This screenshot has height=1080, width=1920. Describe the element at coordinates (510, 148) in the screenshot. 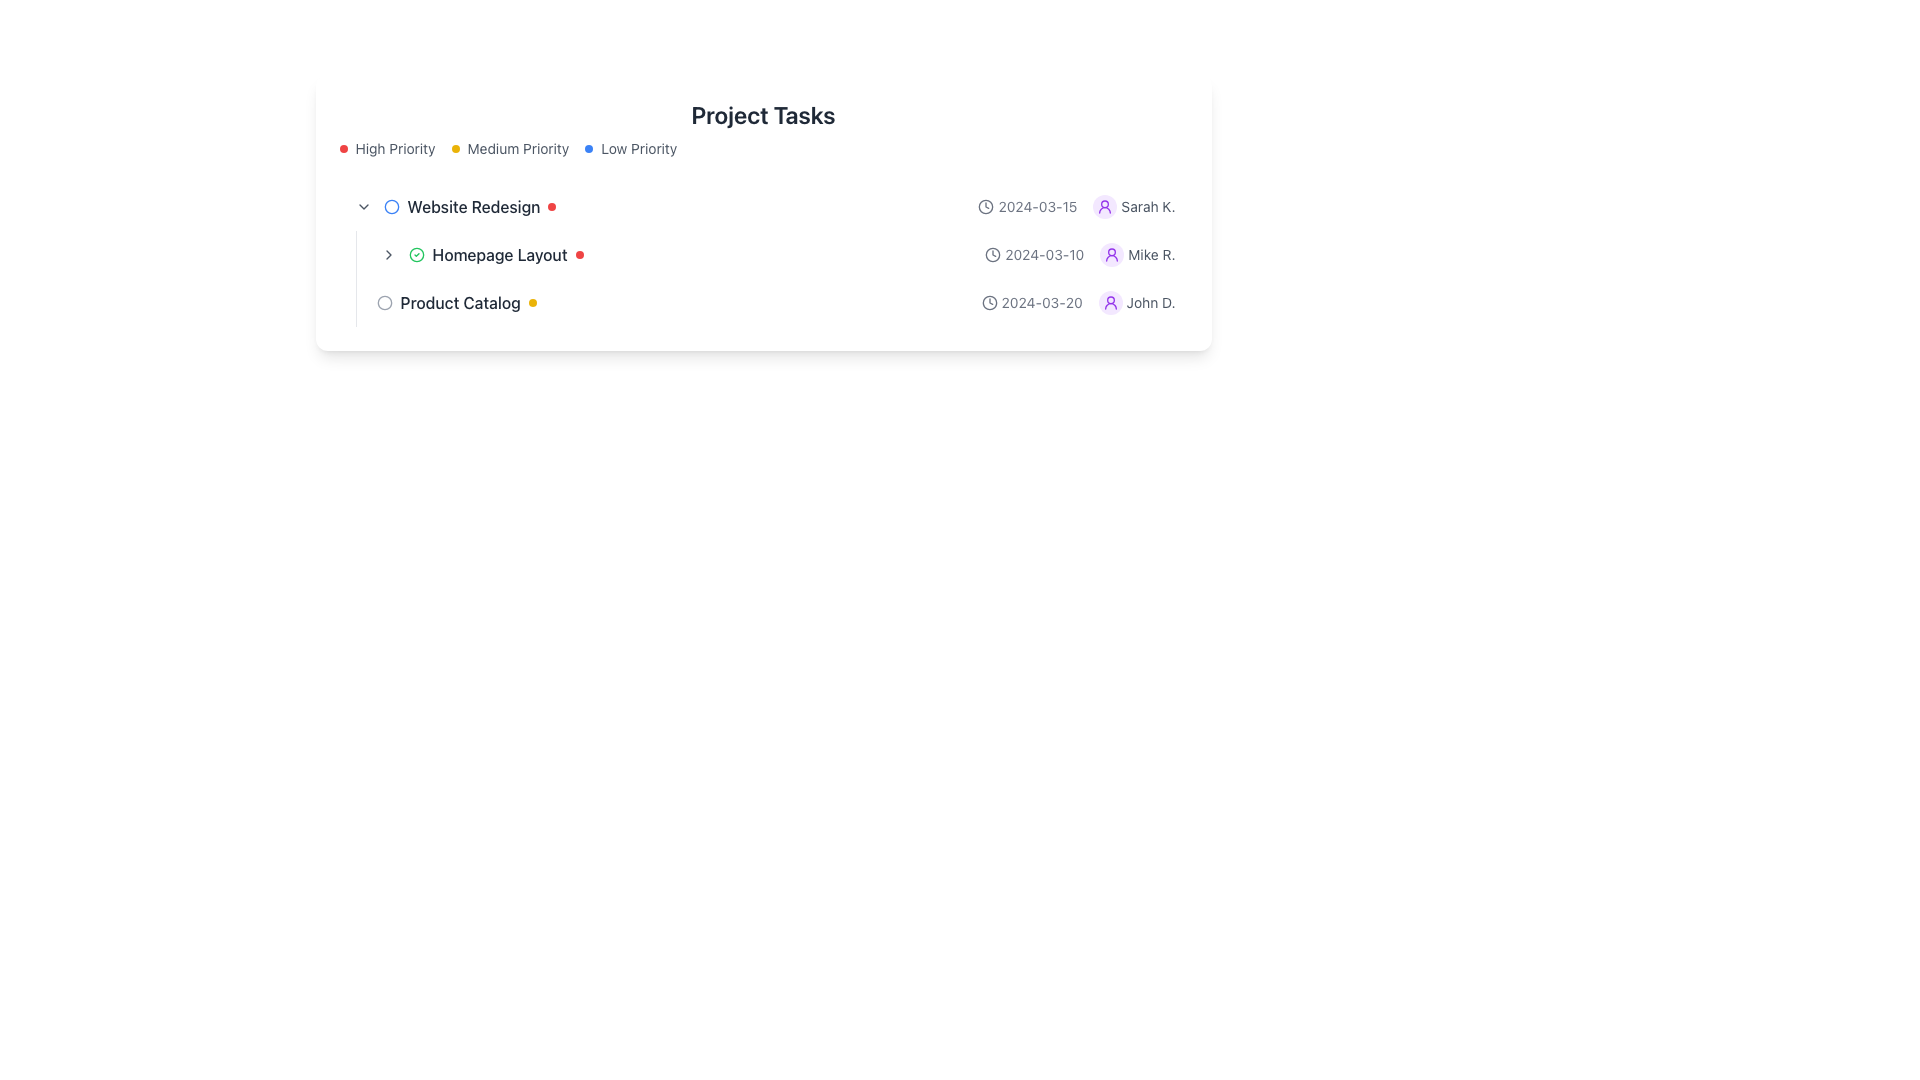

I see `the 'Medium Priority' label with a yellow color dot, which is the second item in a list of priority indicators` at that location.